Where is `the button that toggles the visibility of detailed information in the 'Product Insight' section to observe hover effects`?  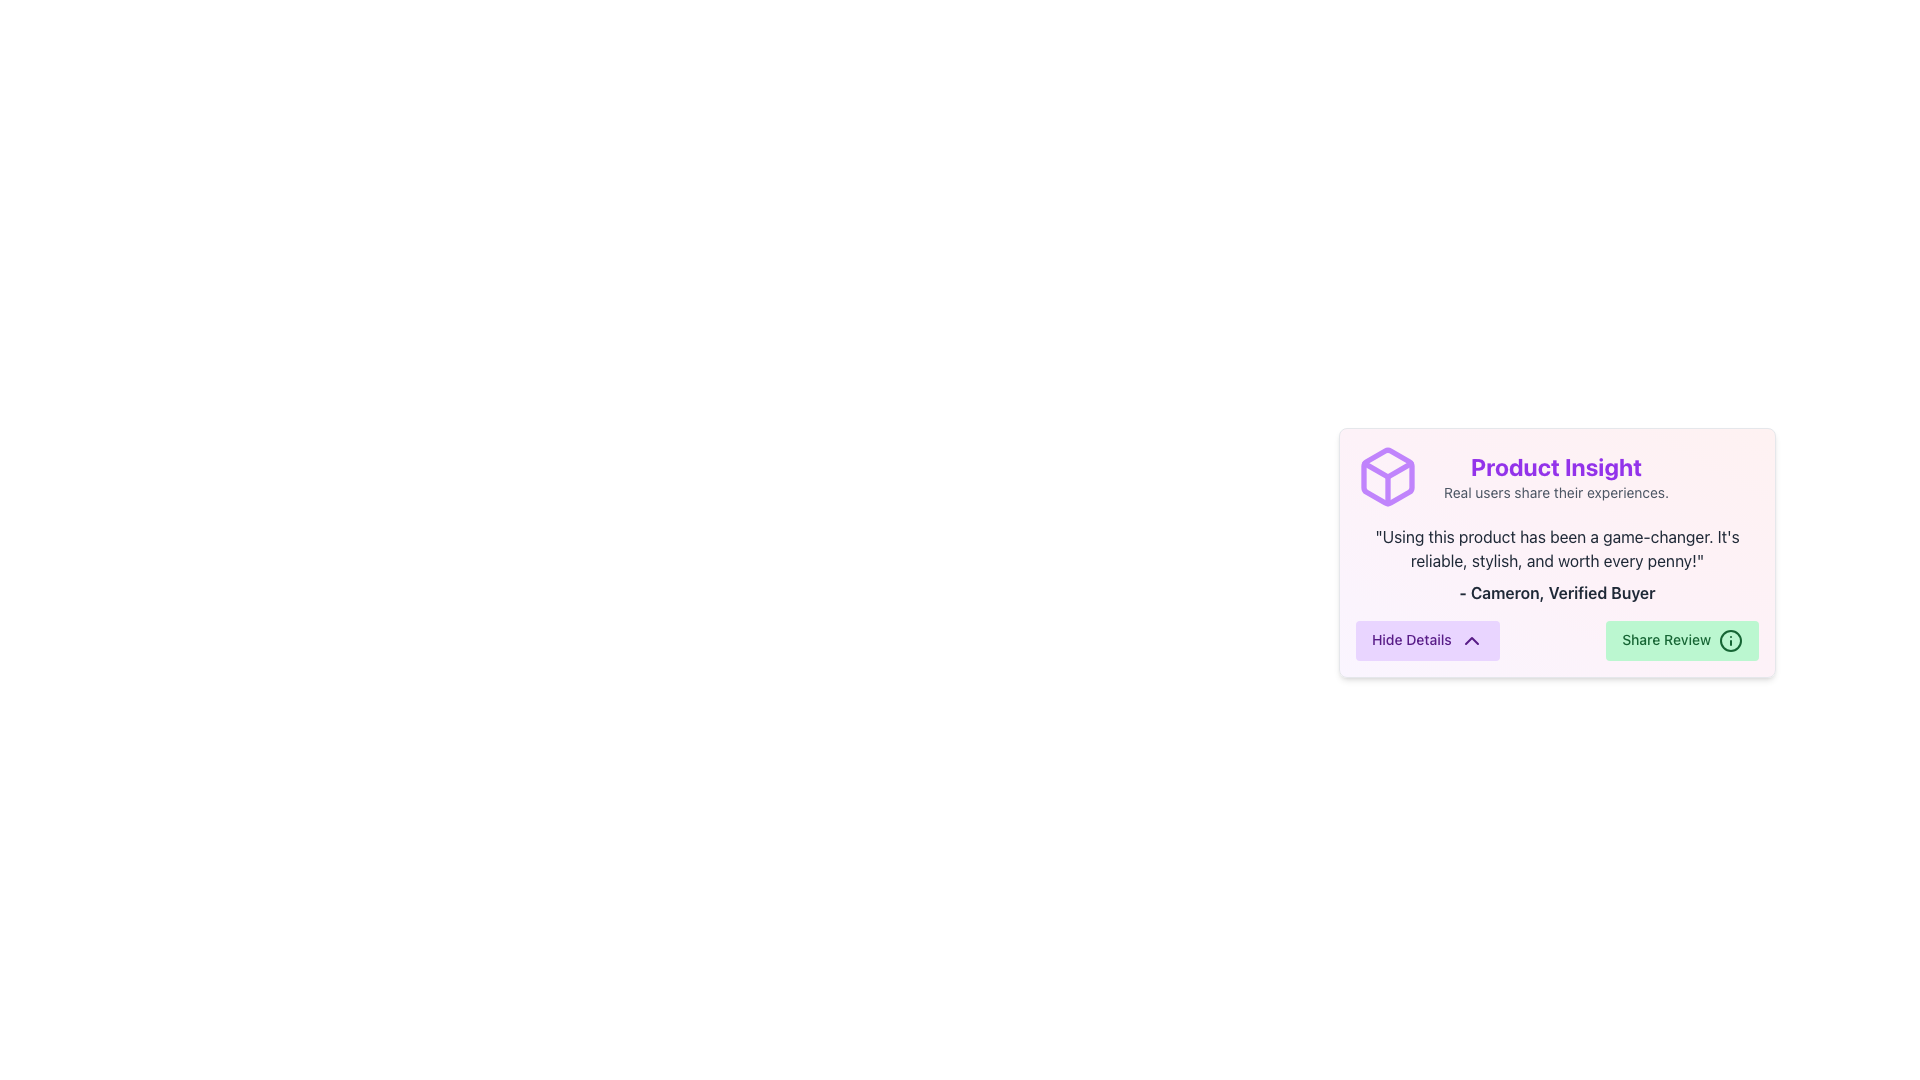
the button that toggles the visibility of detailed information in the 'Product Insight' section to observe hover effects is located at coordinates (1426, 640).